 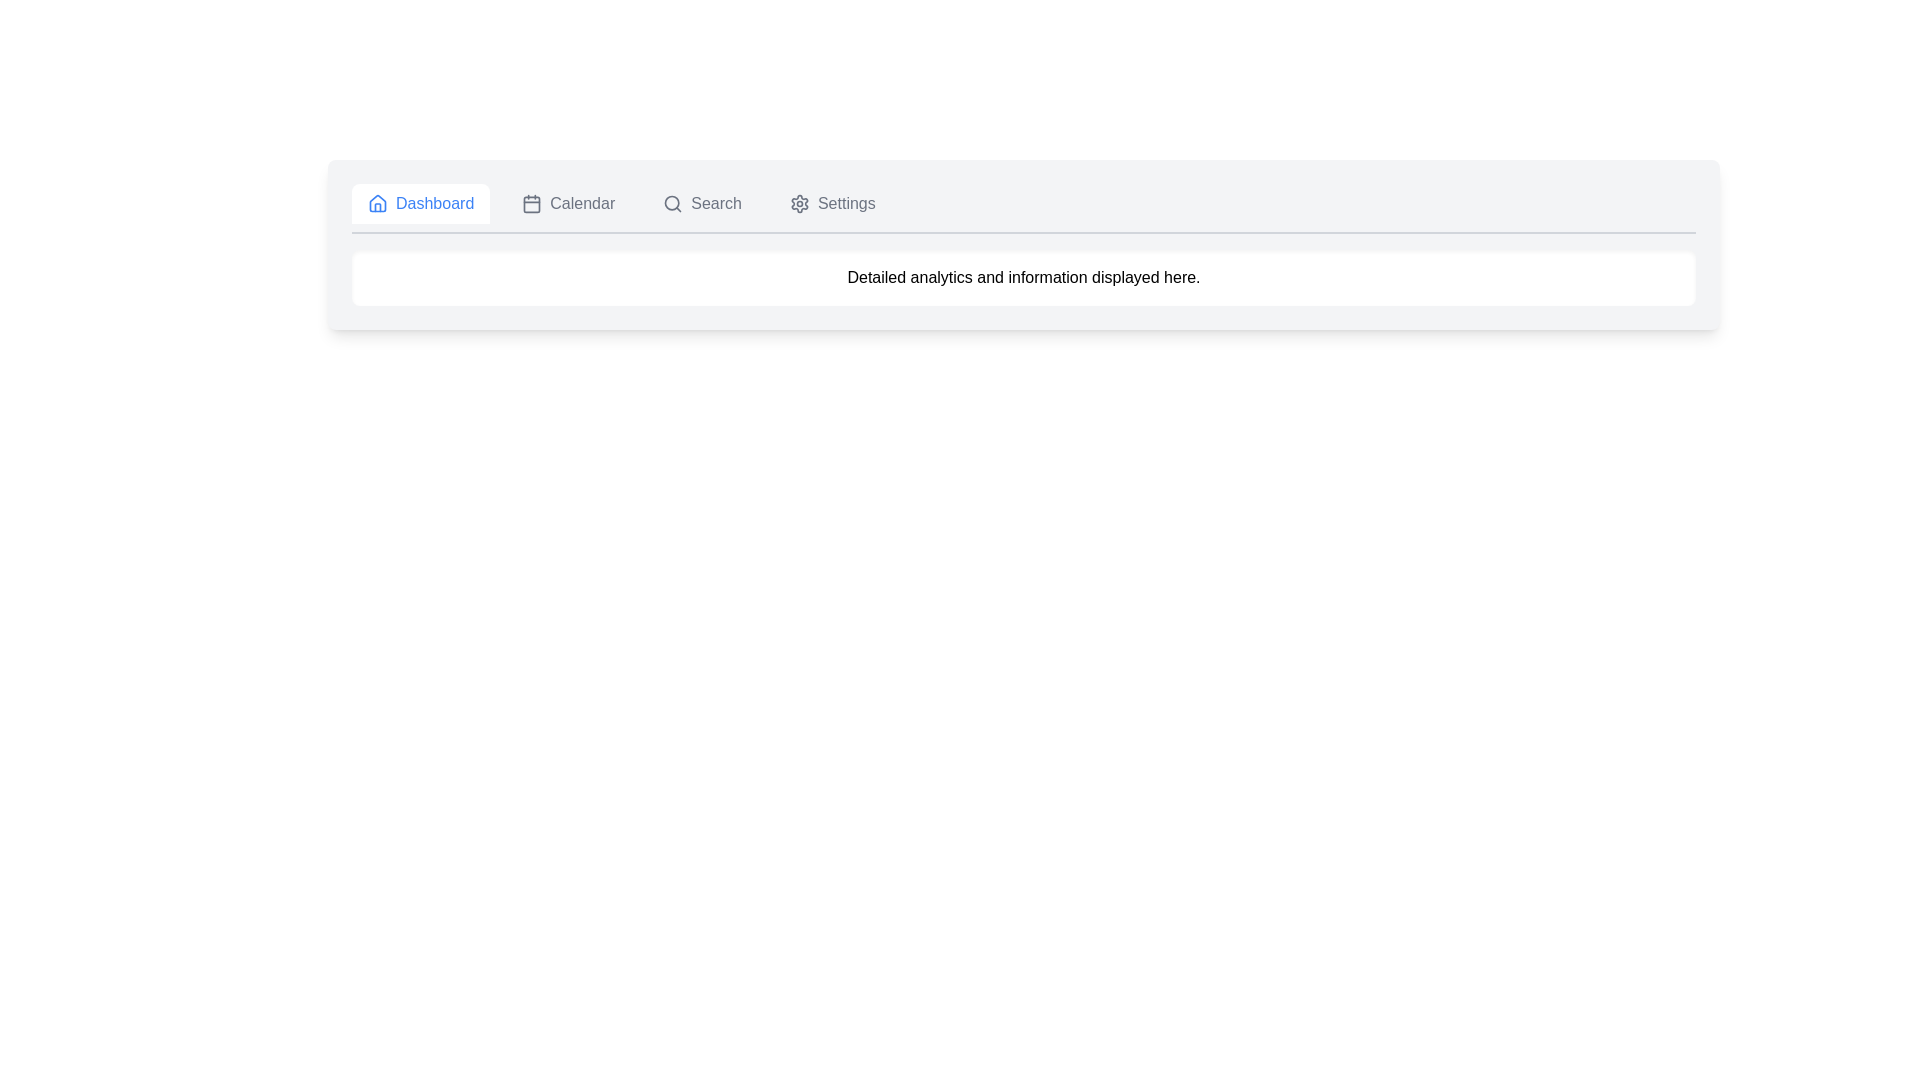 What do you see at coordinates (846, 204) in the screenshot?
I see `the text label representing a link` at bounding box center [846, 204].